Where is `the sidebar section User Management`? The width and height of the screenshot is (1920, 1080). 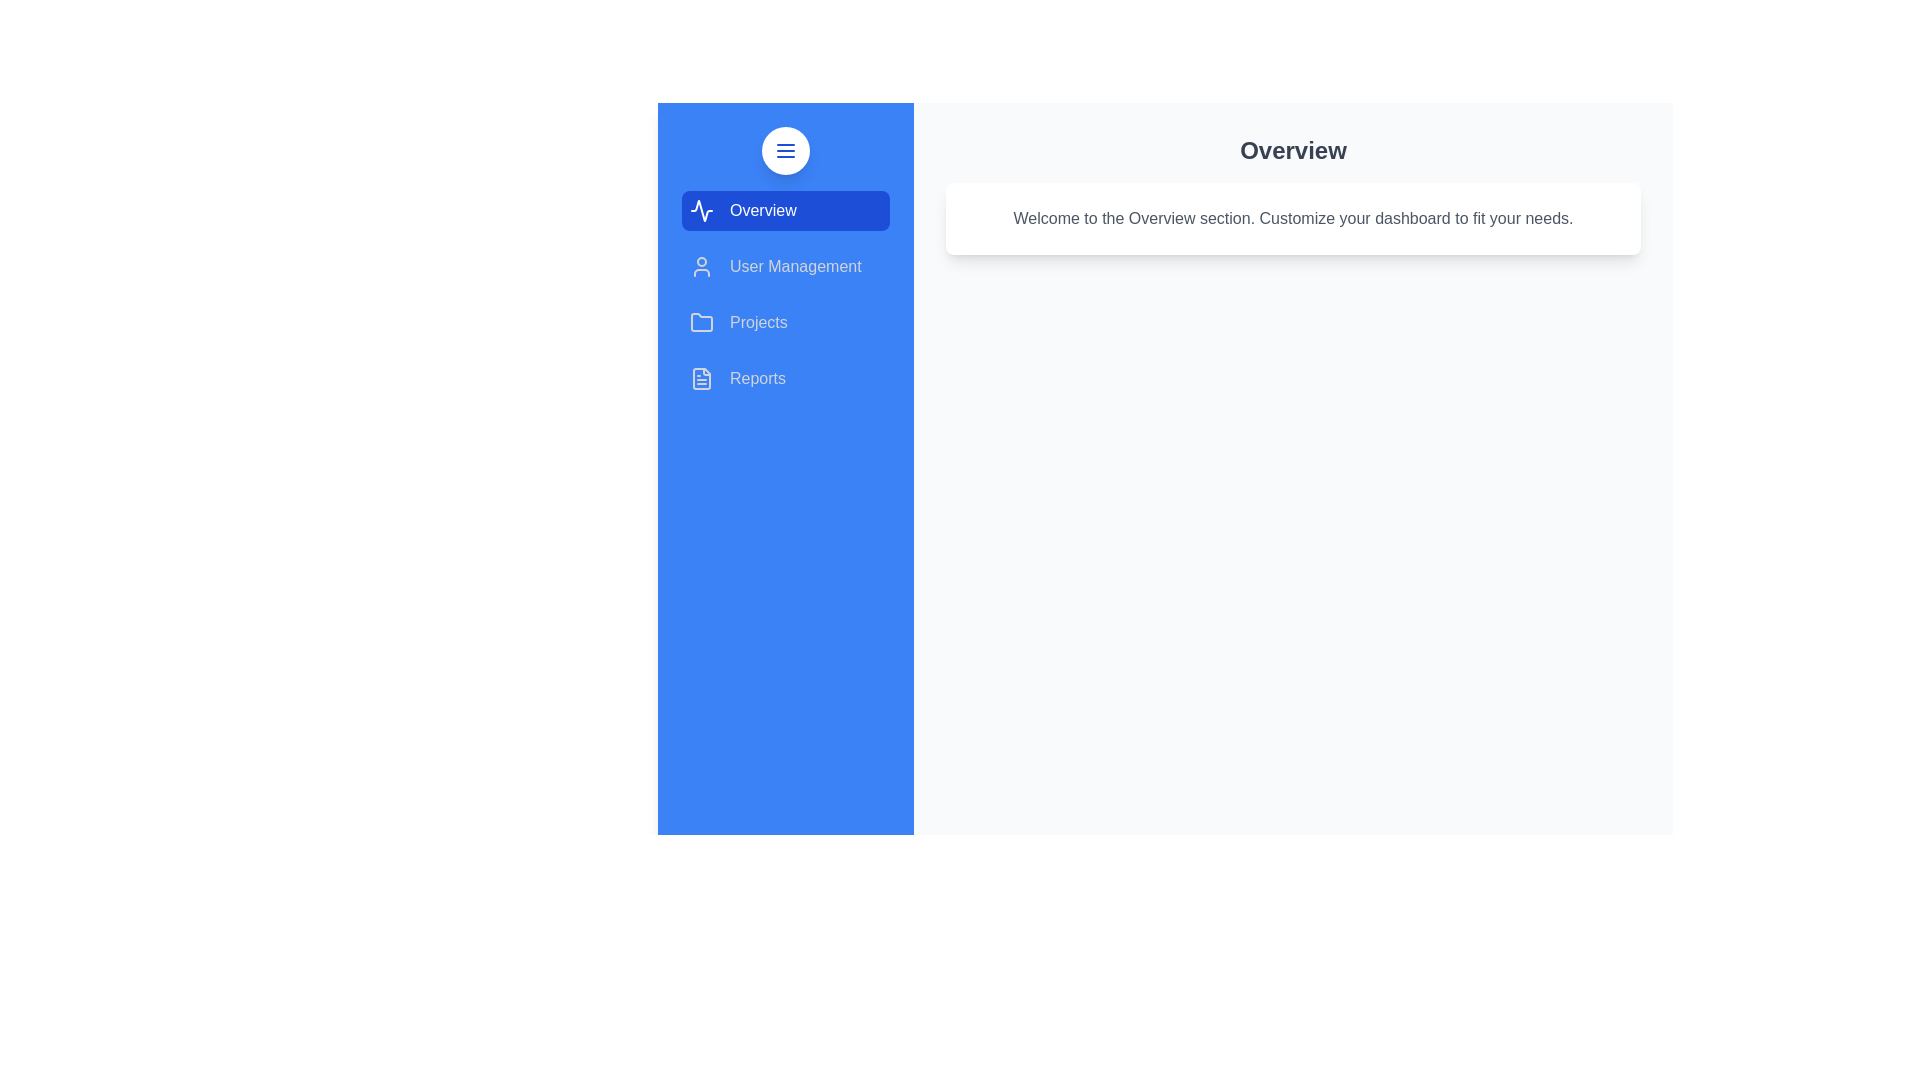 the sidebar section User Management is located at coordinates (785, 265).